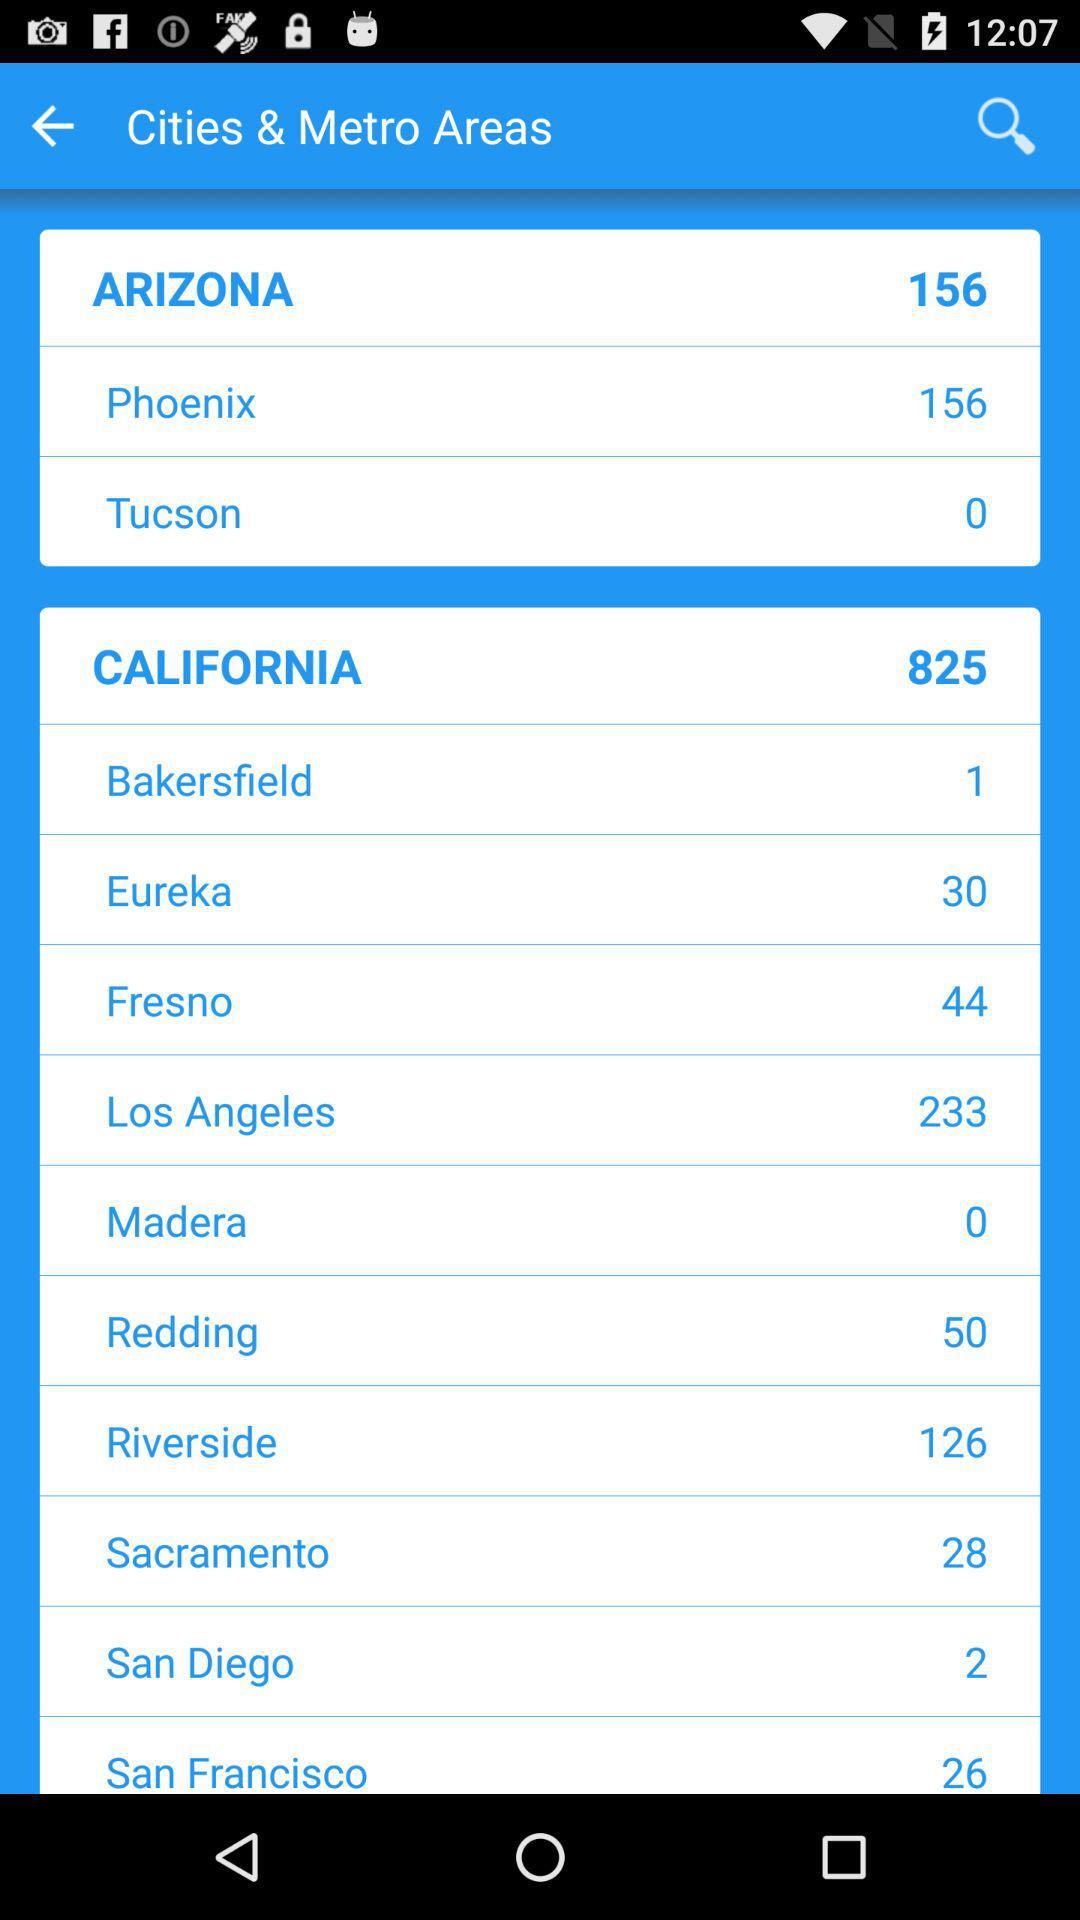  What do you see at coordinates (855, 1330) in the screenshot?
I see `icon to the right of the redding` at bounding box center [855, 1330].